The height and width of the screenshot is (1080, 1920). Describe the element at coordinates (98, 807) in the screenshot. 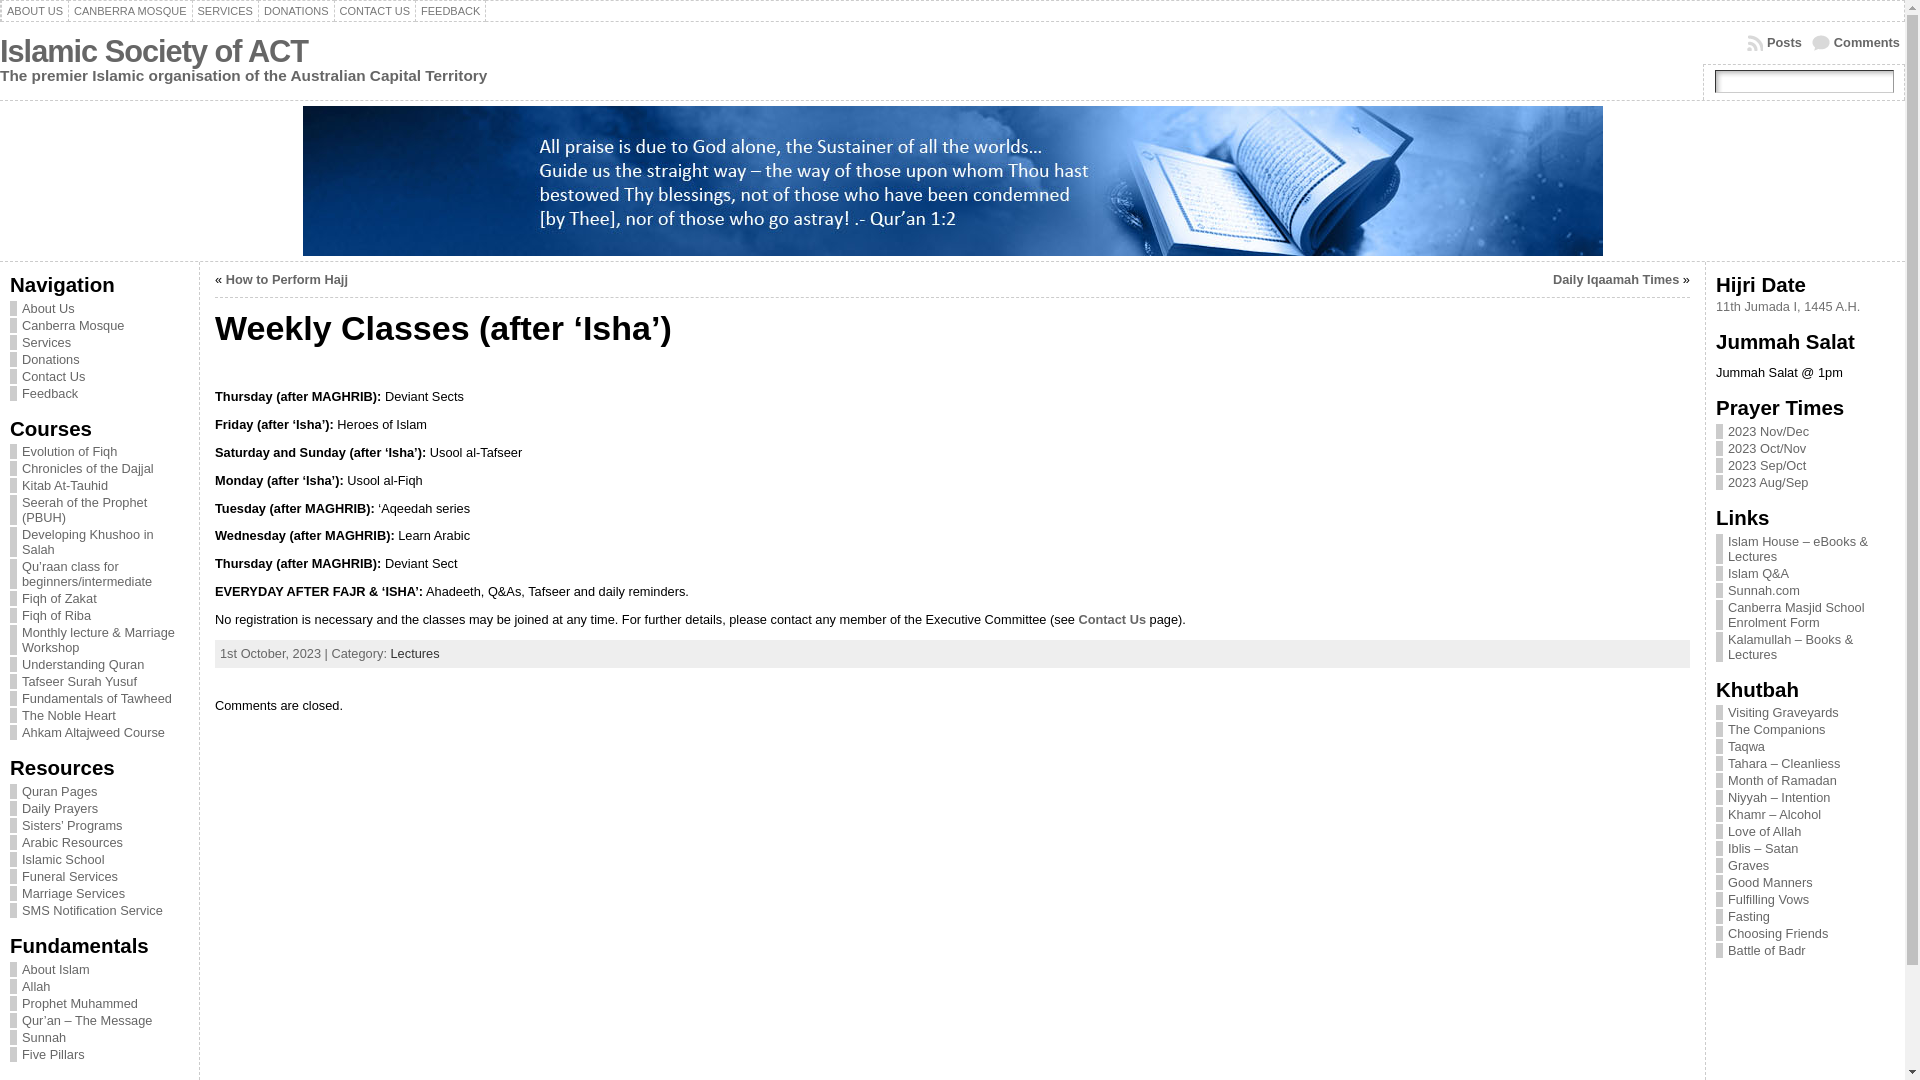

I see `'Daily Prayers'` at that location.